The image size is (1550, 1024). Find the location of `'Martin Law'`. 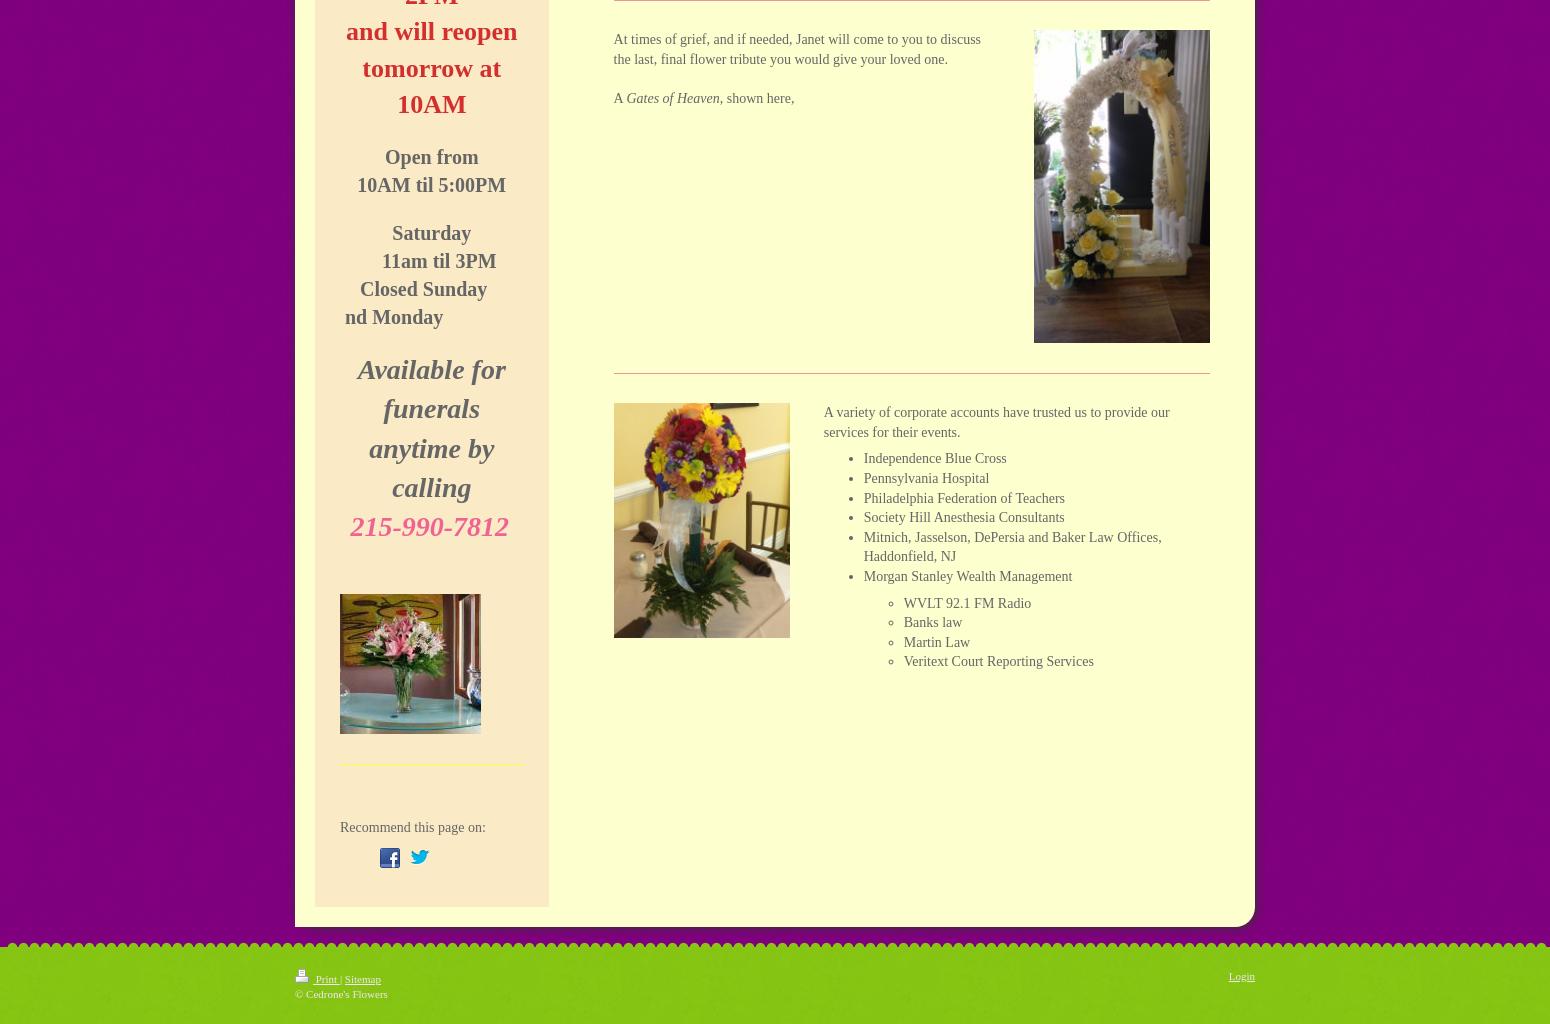

'Martin Law' is located at coordinates (935, 640).